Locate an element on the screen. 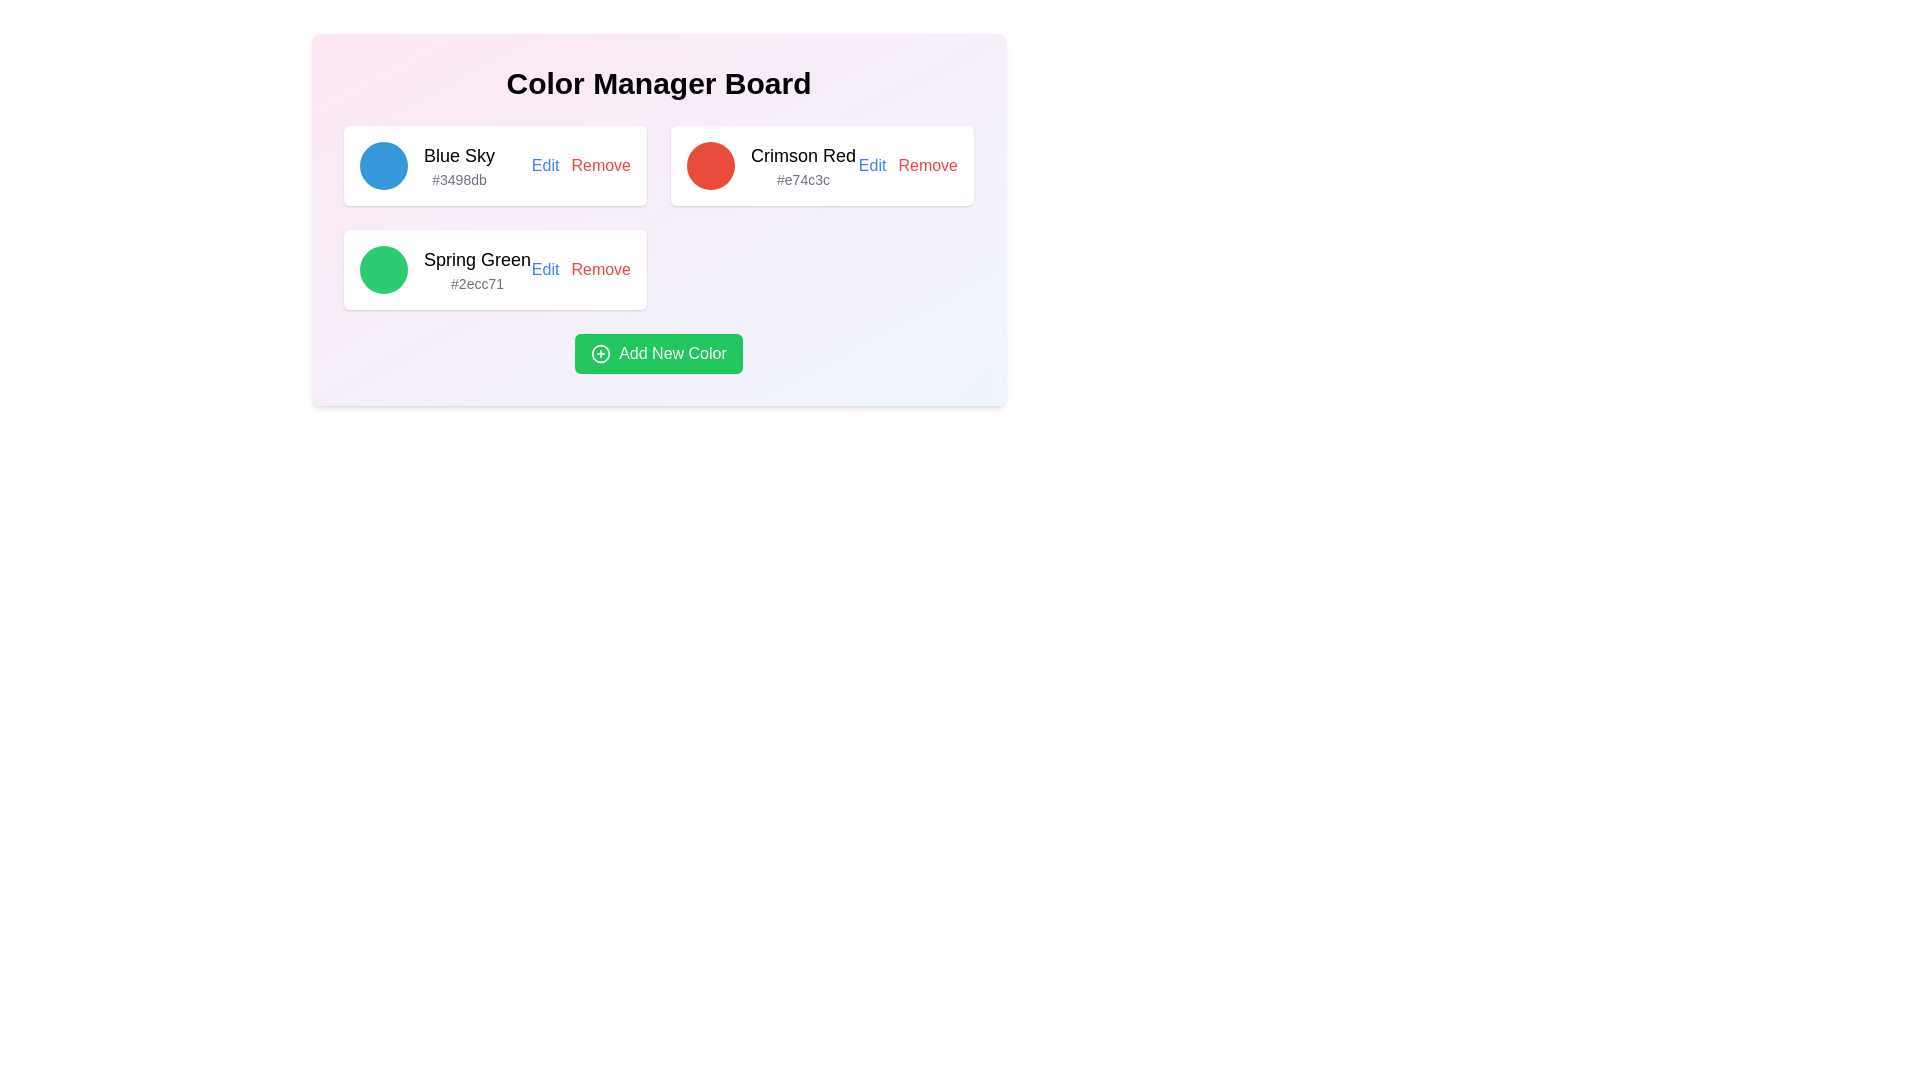 This screenshot has height=1080, width=1920. the static text element displaying '#e74c3c', which is styled in gray and located within the Crimson Red color card beneath the label 'Crimson Red' is located at coordinates (803, 180).